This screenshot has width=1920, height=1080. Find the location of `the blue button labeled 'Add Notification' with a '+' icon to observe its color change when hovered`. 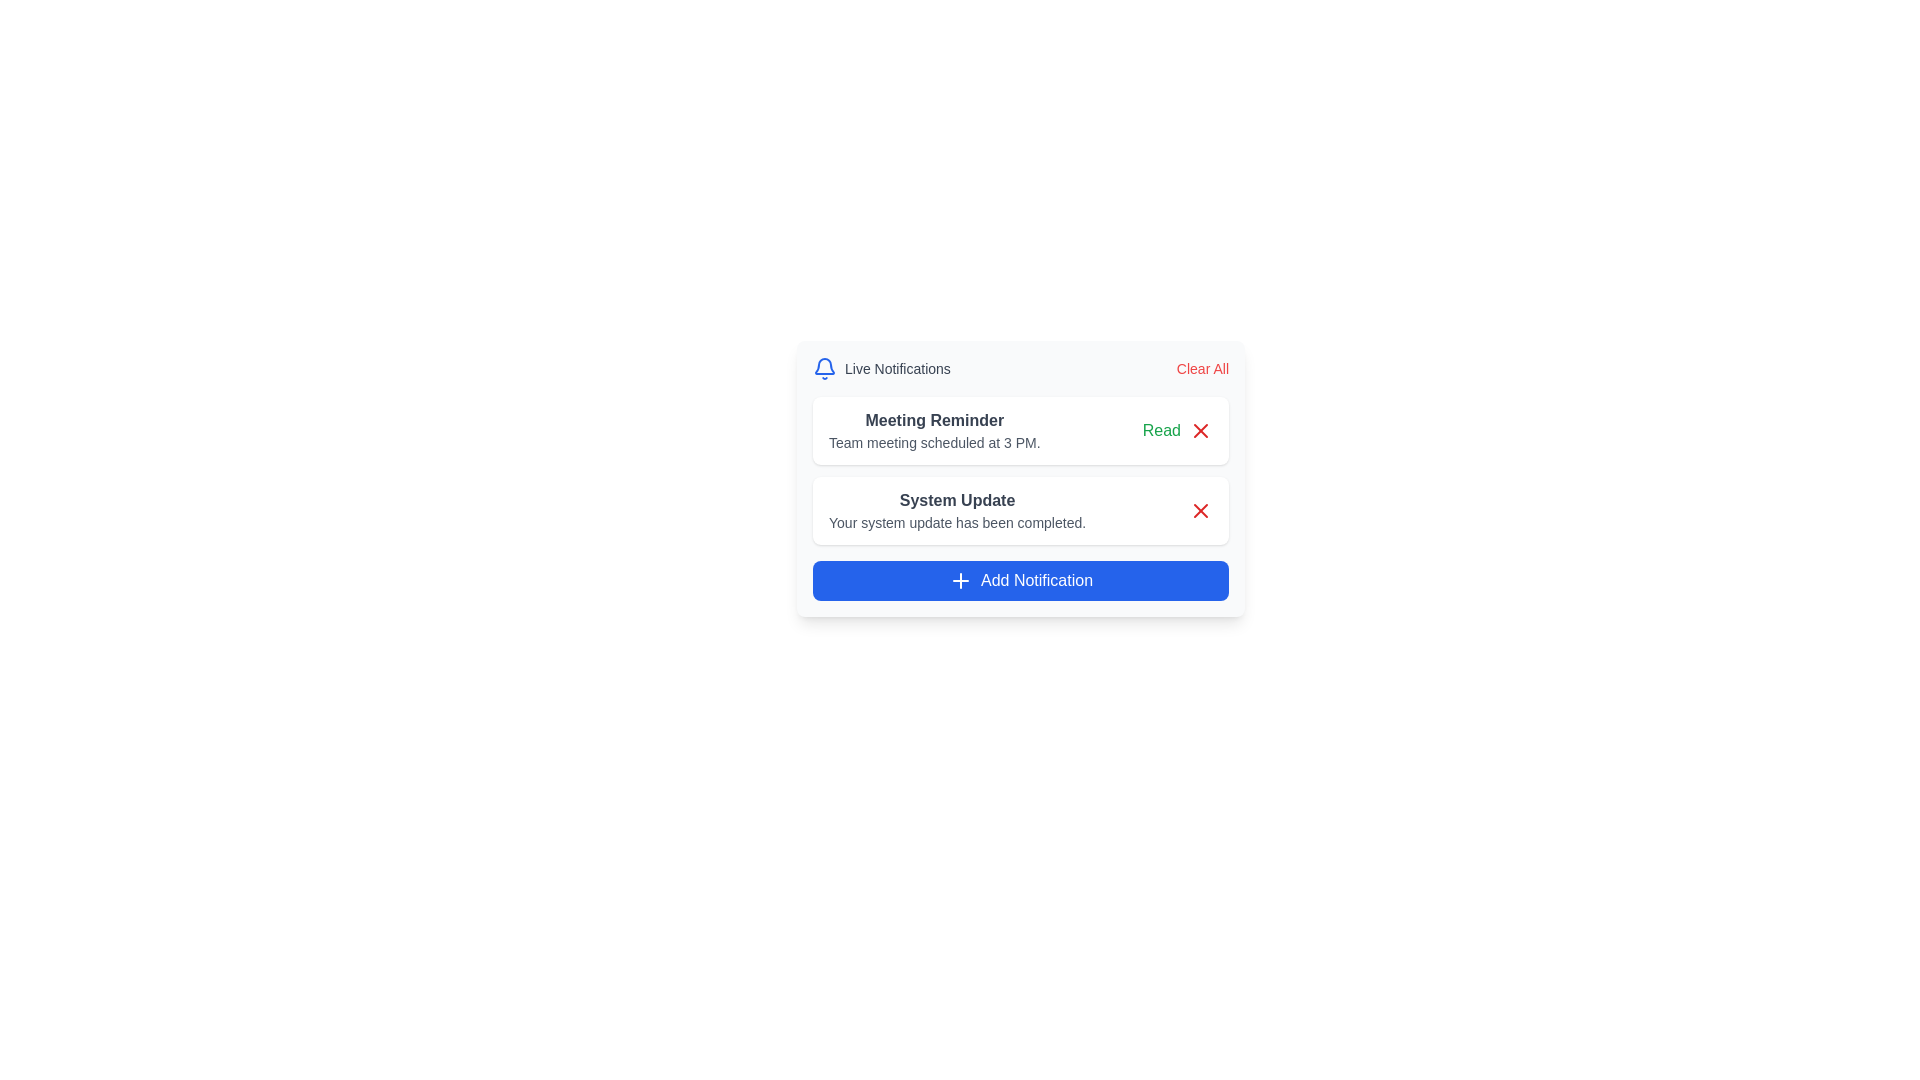

the blue button labeled 'Add Notification' with a '+' icon to observe its color change when hovered is located at coordinates (1021, 581).